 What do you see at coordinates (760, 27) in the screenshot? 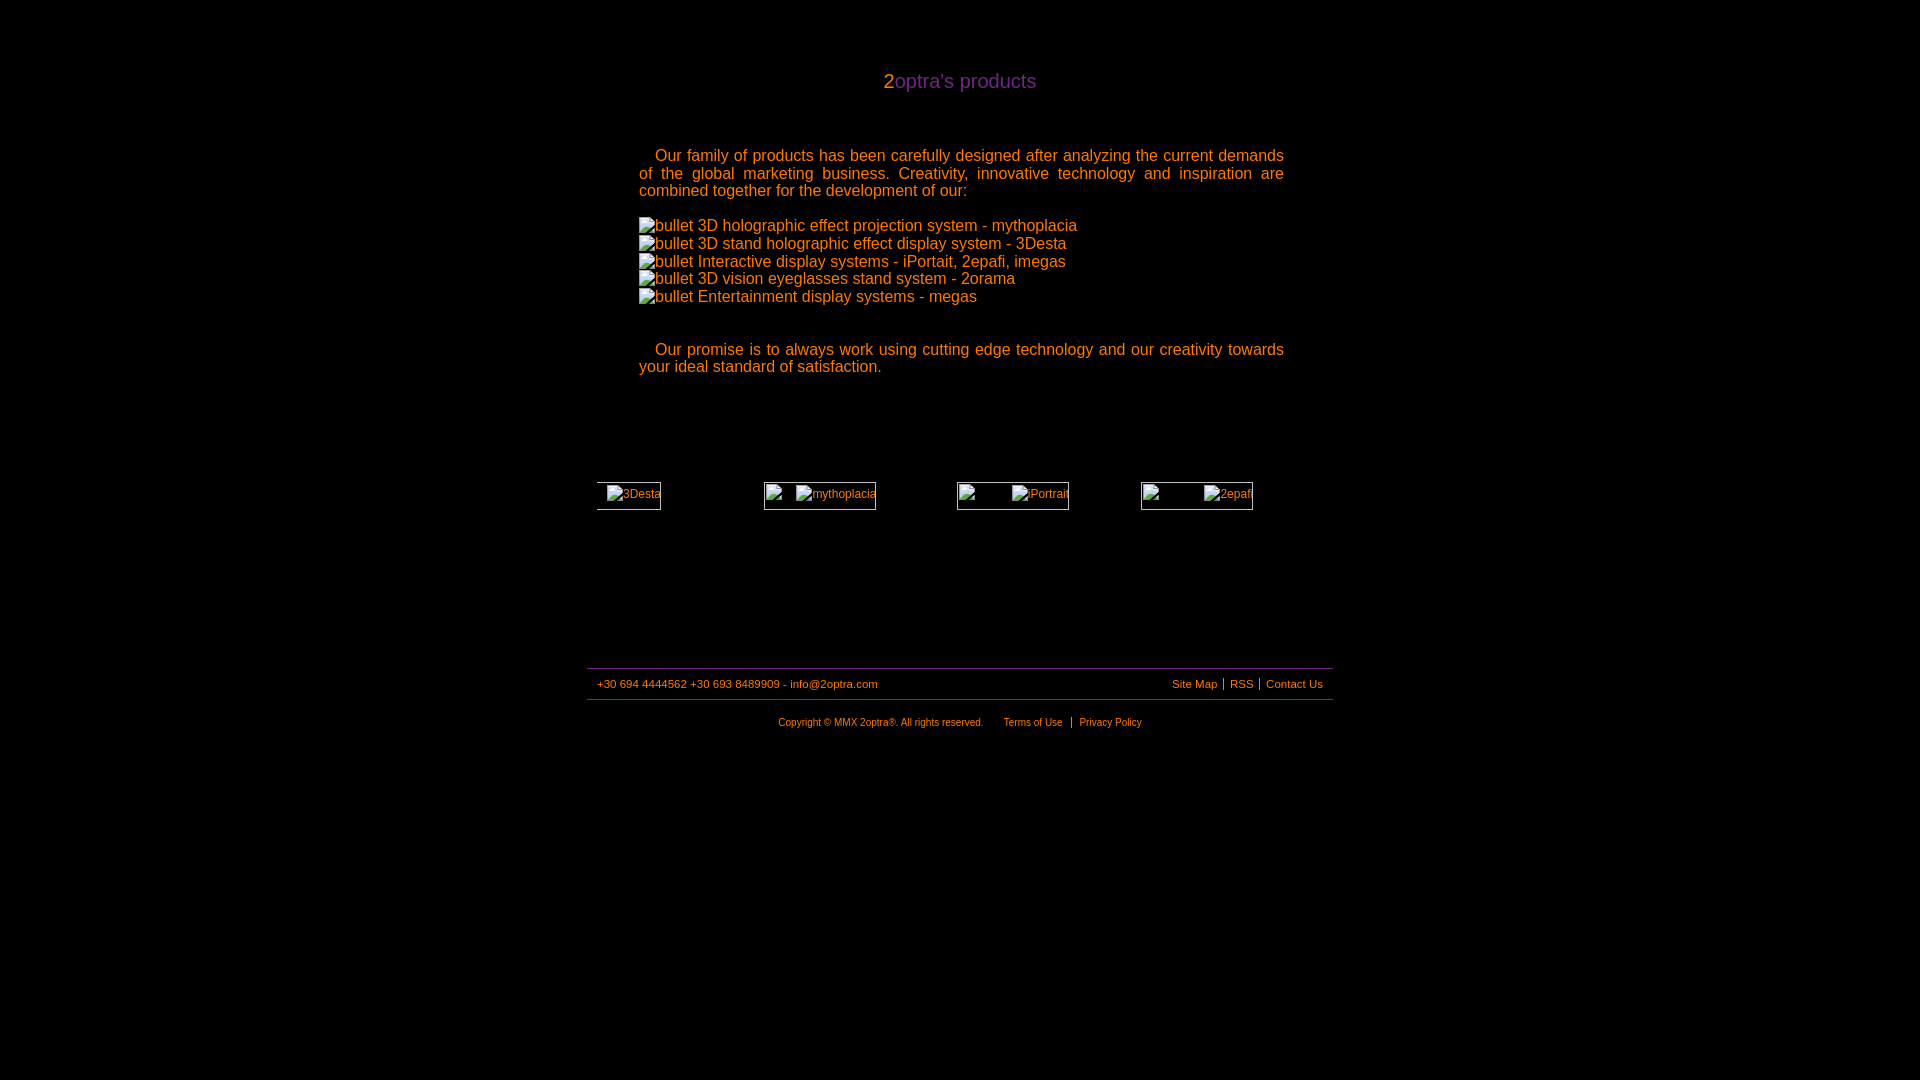
I see `'products'` at bounding box center [760, 27].